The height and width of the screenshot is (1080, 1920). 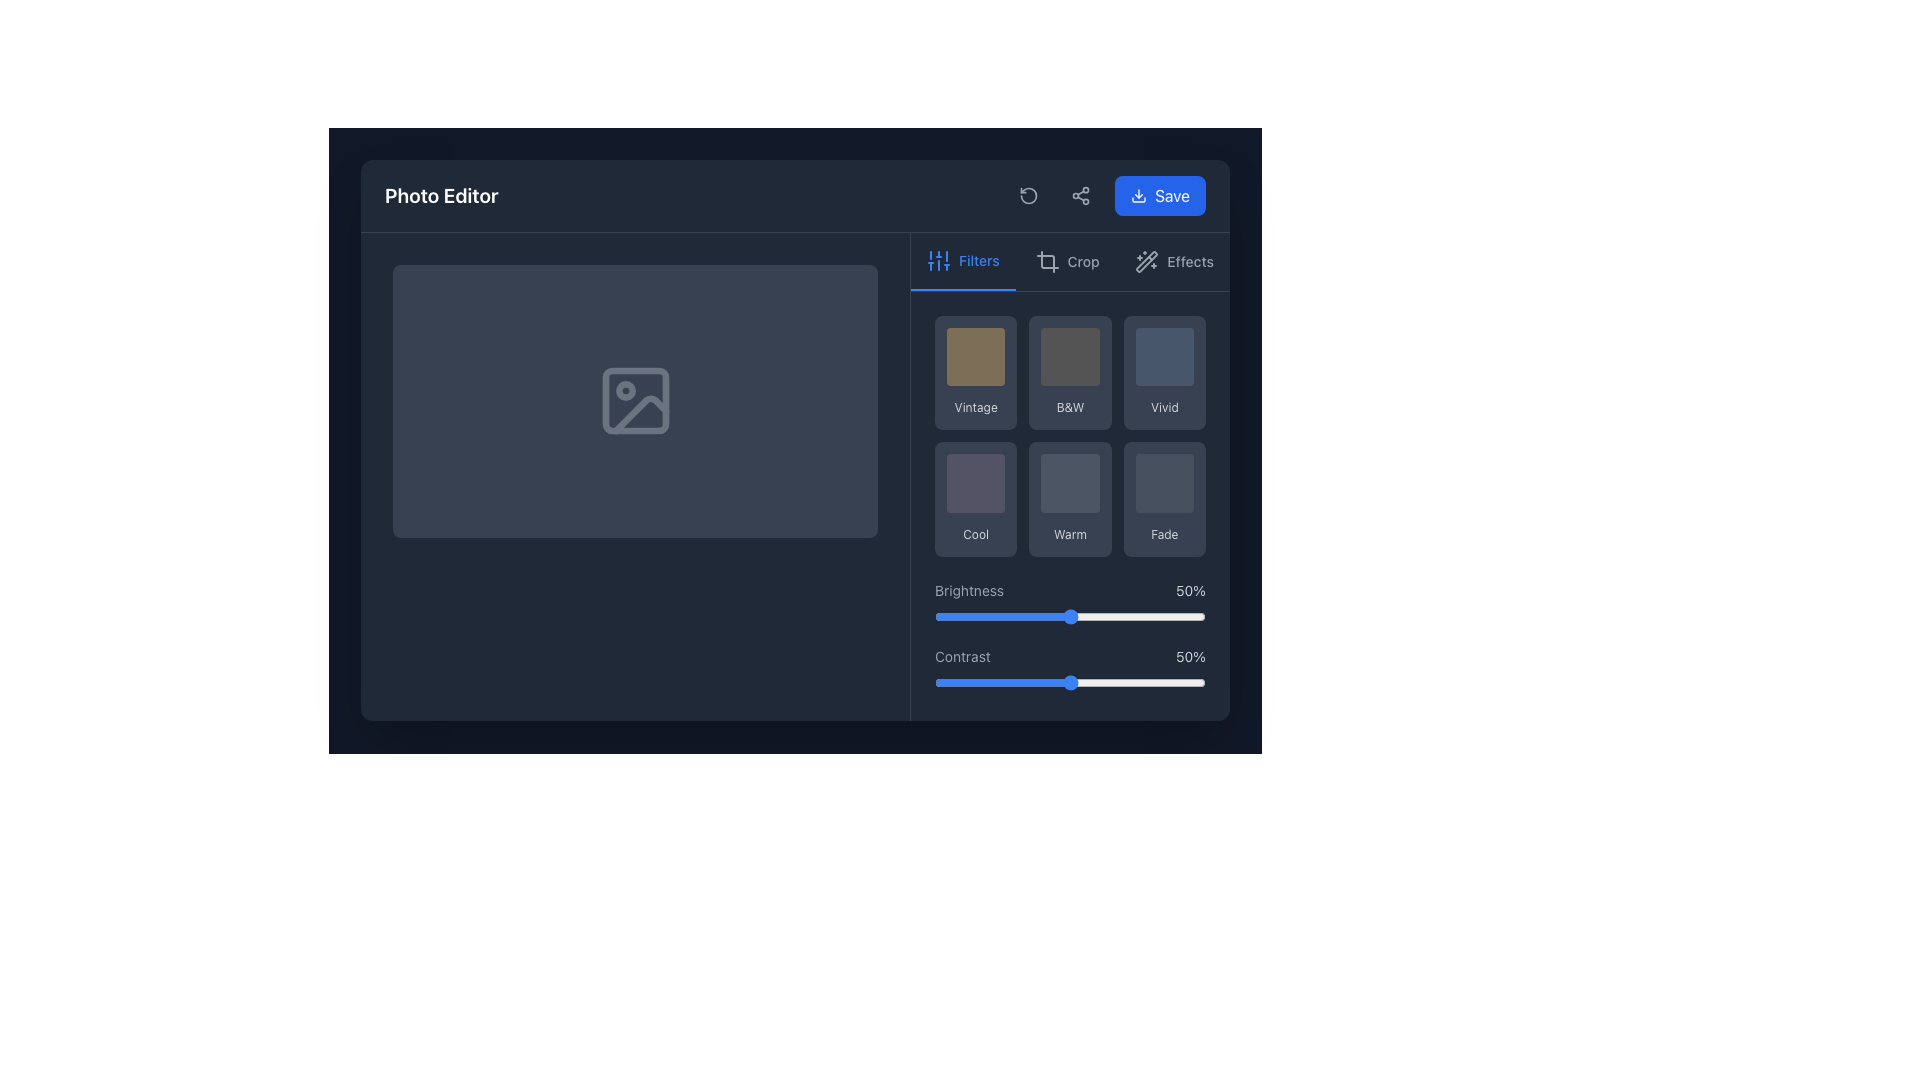 What do you see at coordinates (979, 260) in the screenshot?
I see `the 'Filters' label, which is styled with a medium-size font and located in the navigation area next to the vertical sliders icon` at bounding box center [979, 260].